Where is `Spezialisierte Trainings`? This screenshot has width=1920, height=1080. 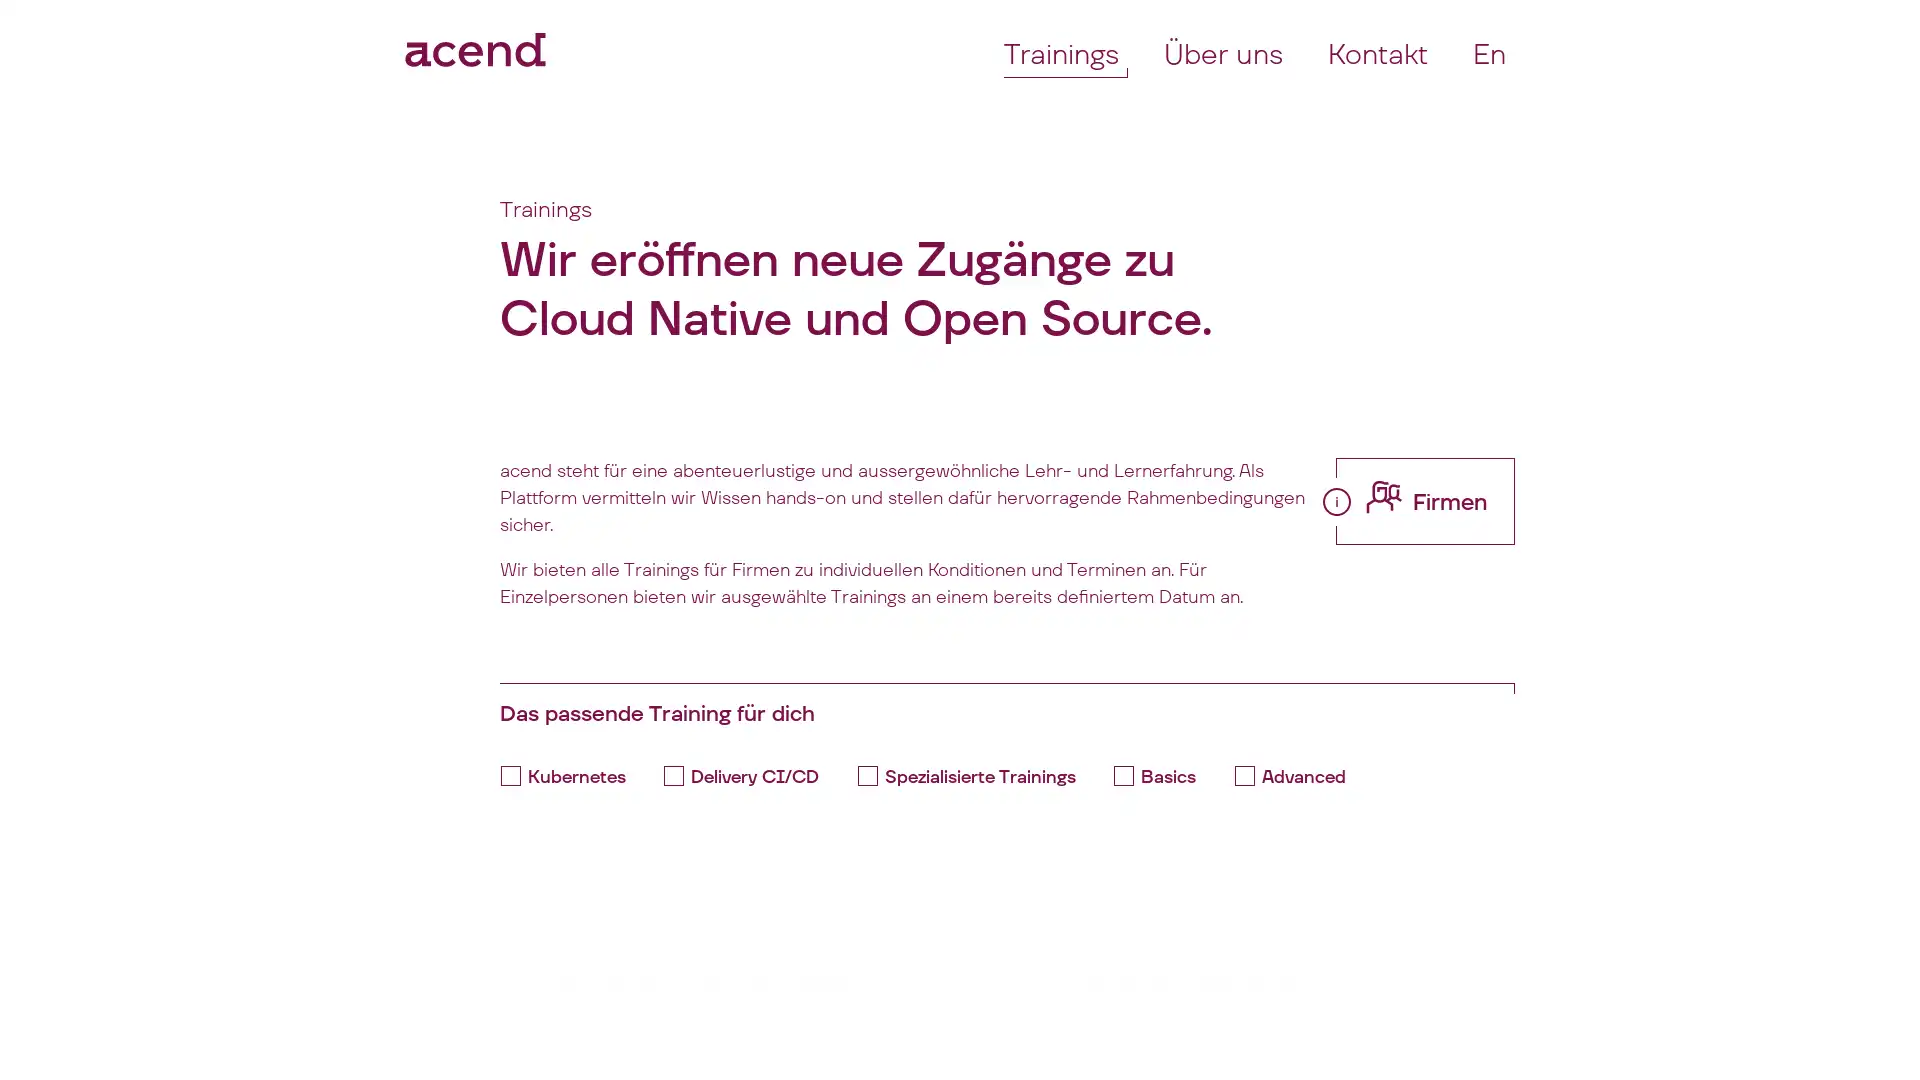 Spezialisierte Trainings is located at coordinates (973, 775).